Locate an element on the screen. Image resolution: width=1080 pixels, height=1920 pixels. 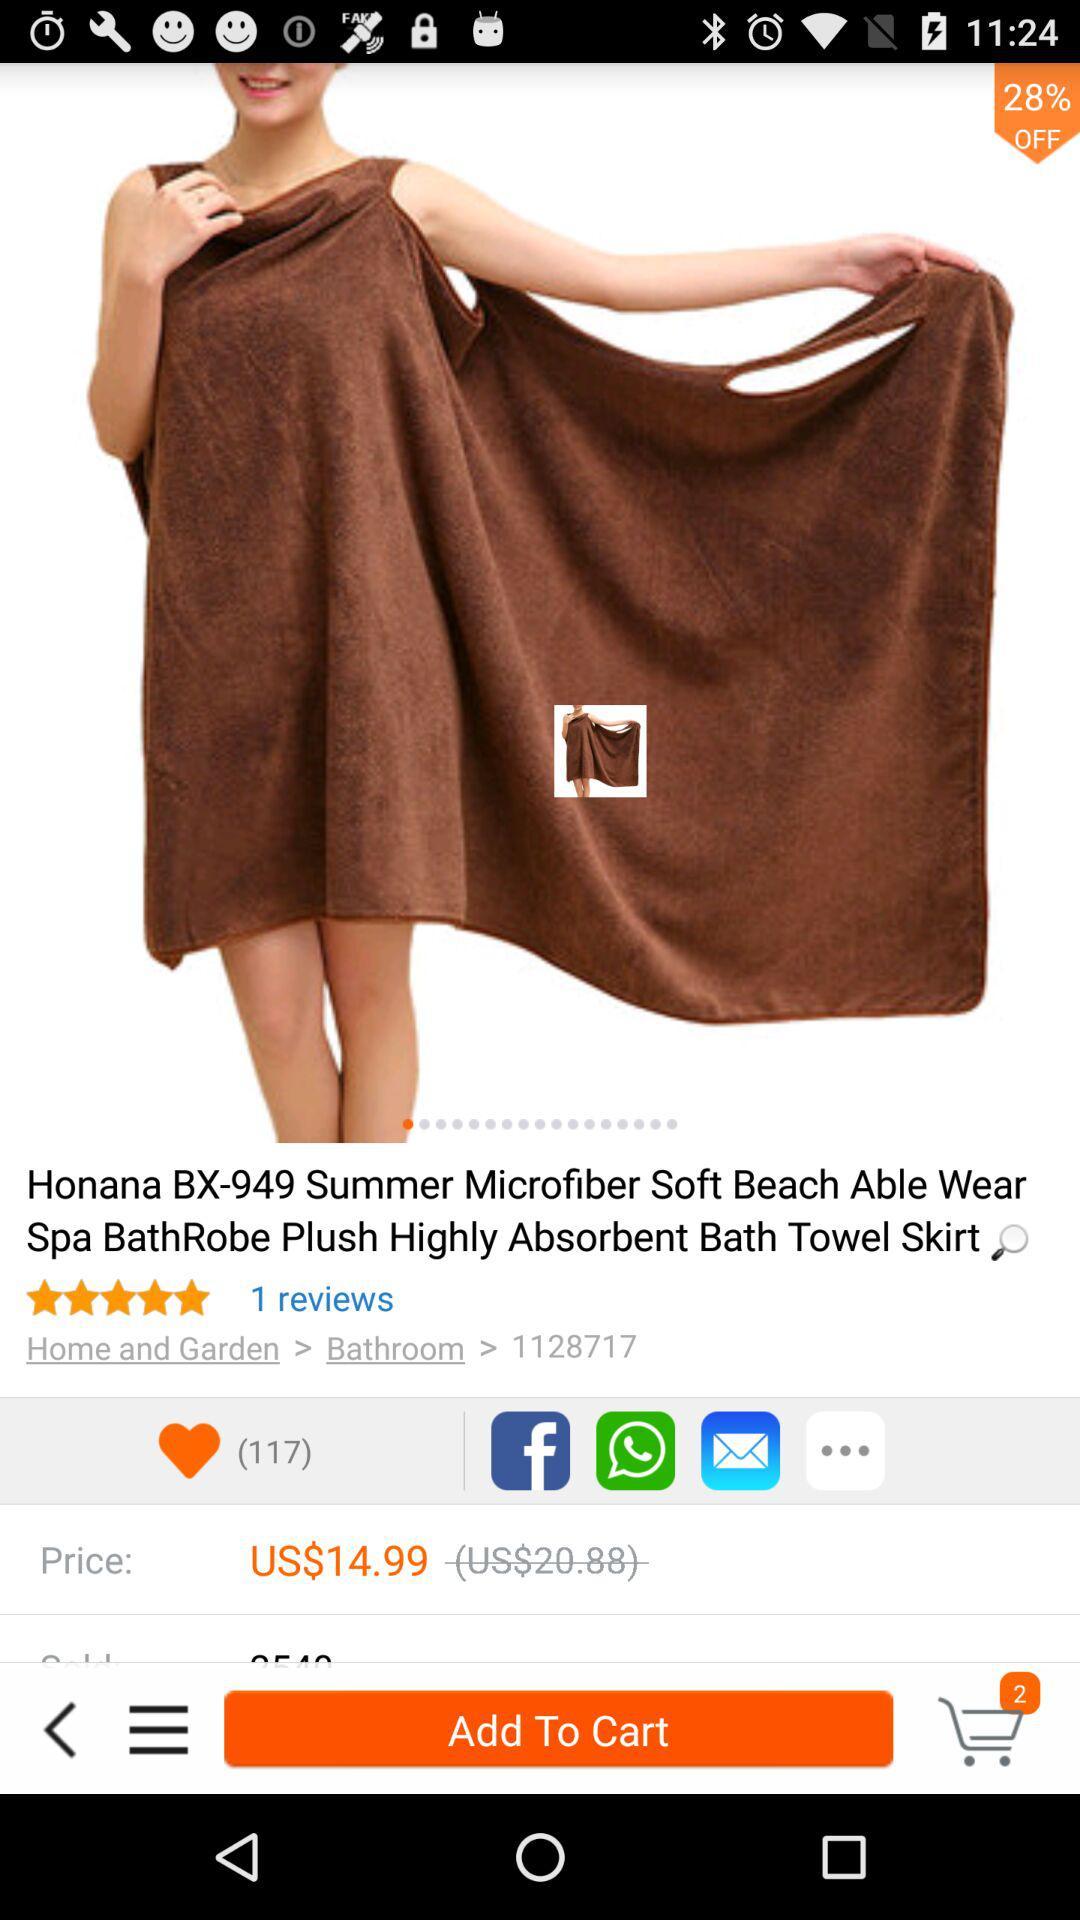
see other image is located at coordinates (639, 1124).